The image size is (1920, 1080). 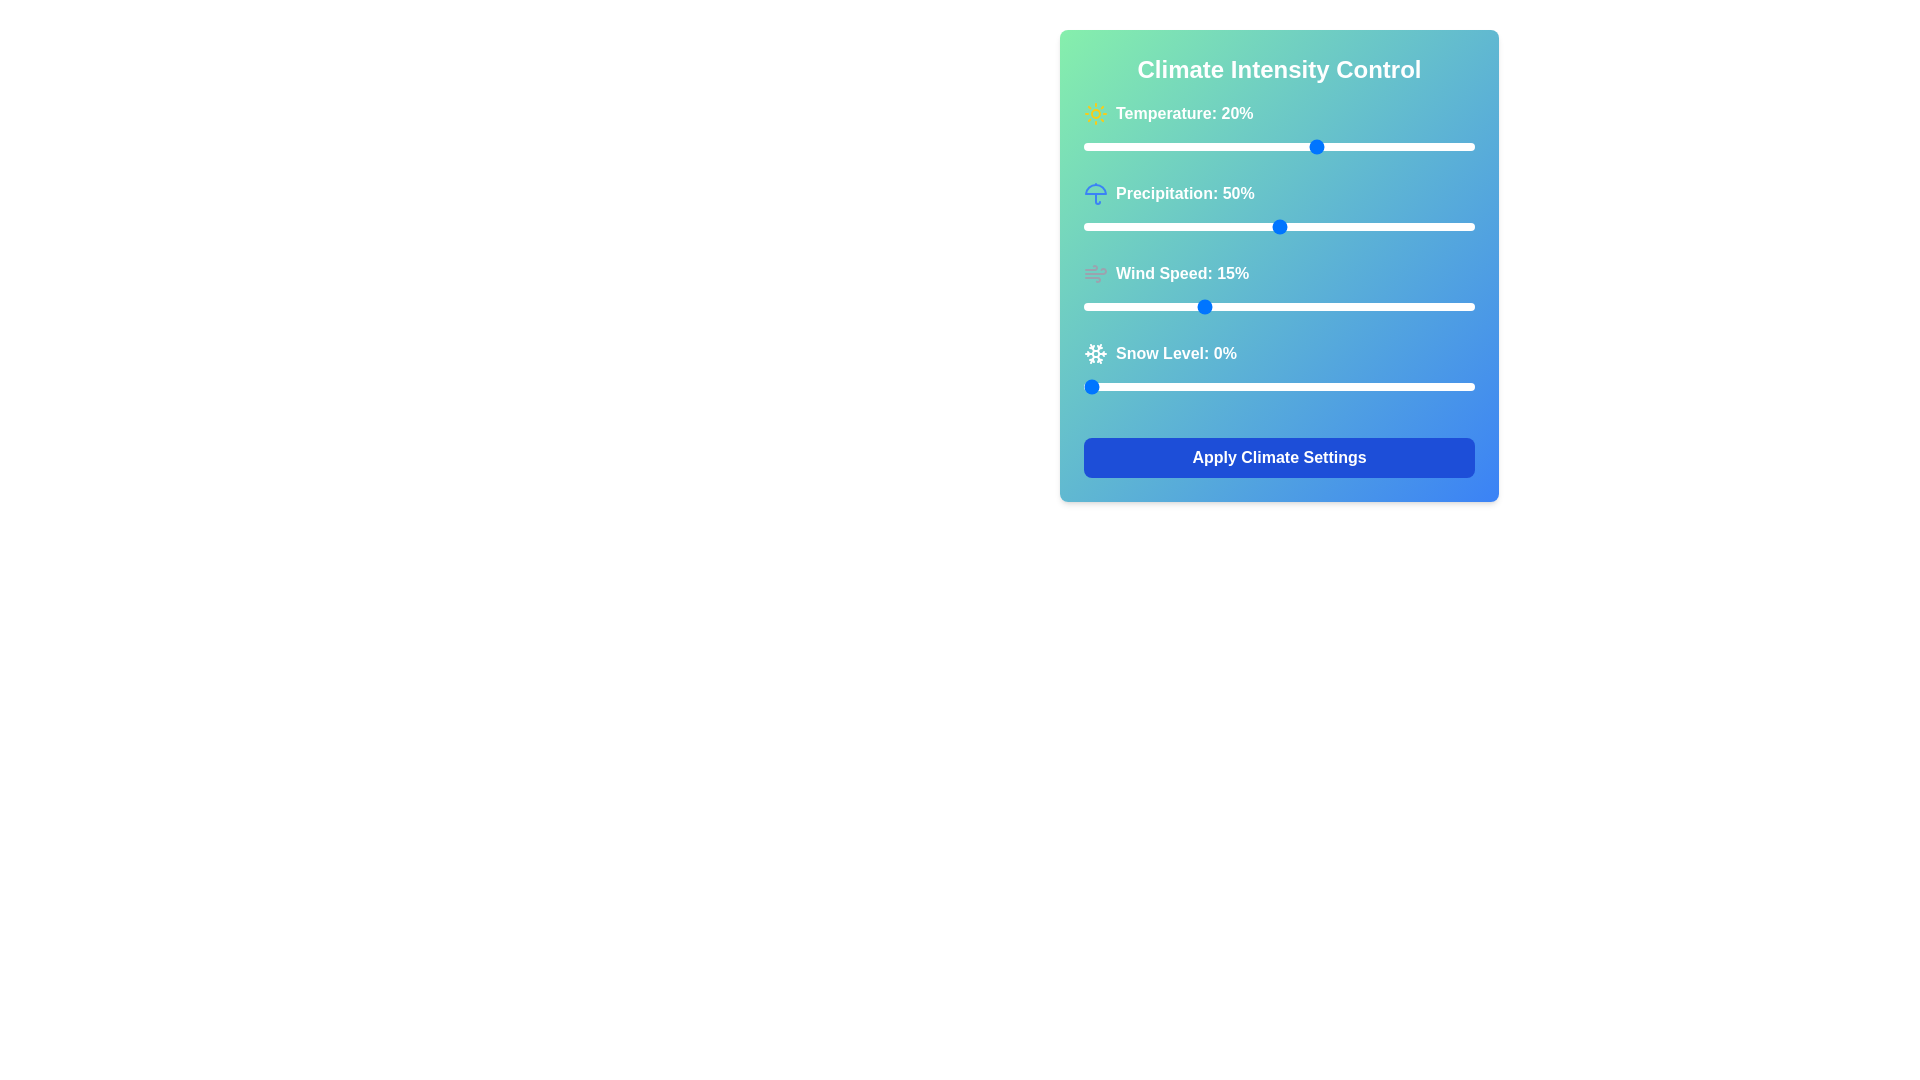 What do you see at coordinates (1094, 193) in the screenshot?
I see `the small blue and white umbrella icon located to the left of the 'Precipitation: 50%' label under the 'Climate Intensity Control' header` at bounding box center [1094, 193].